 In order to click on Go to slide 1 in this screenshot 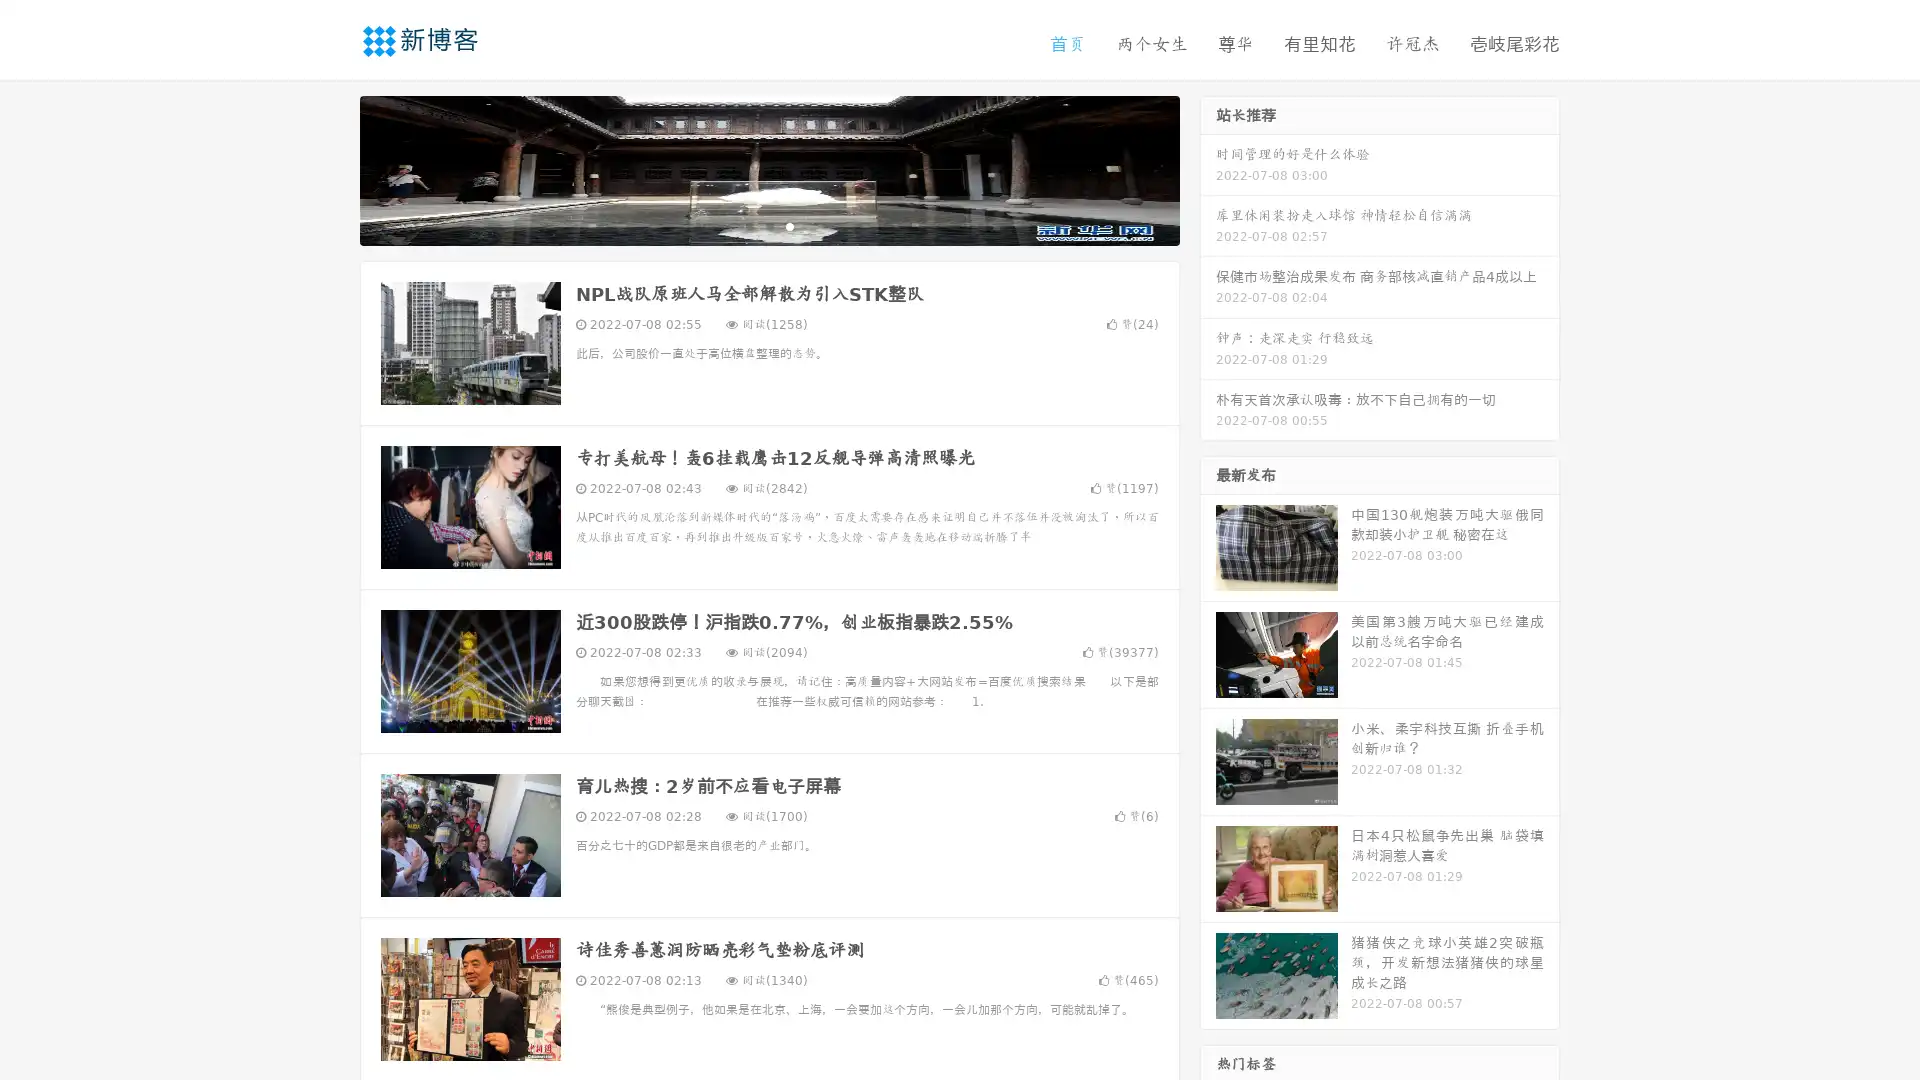, I will do `click(748, 225)`.